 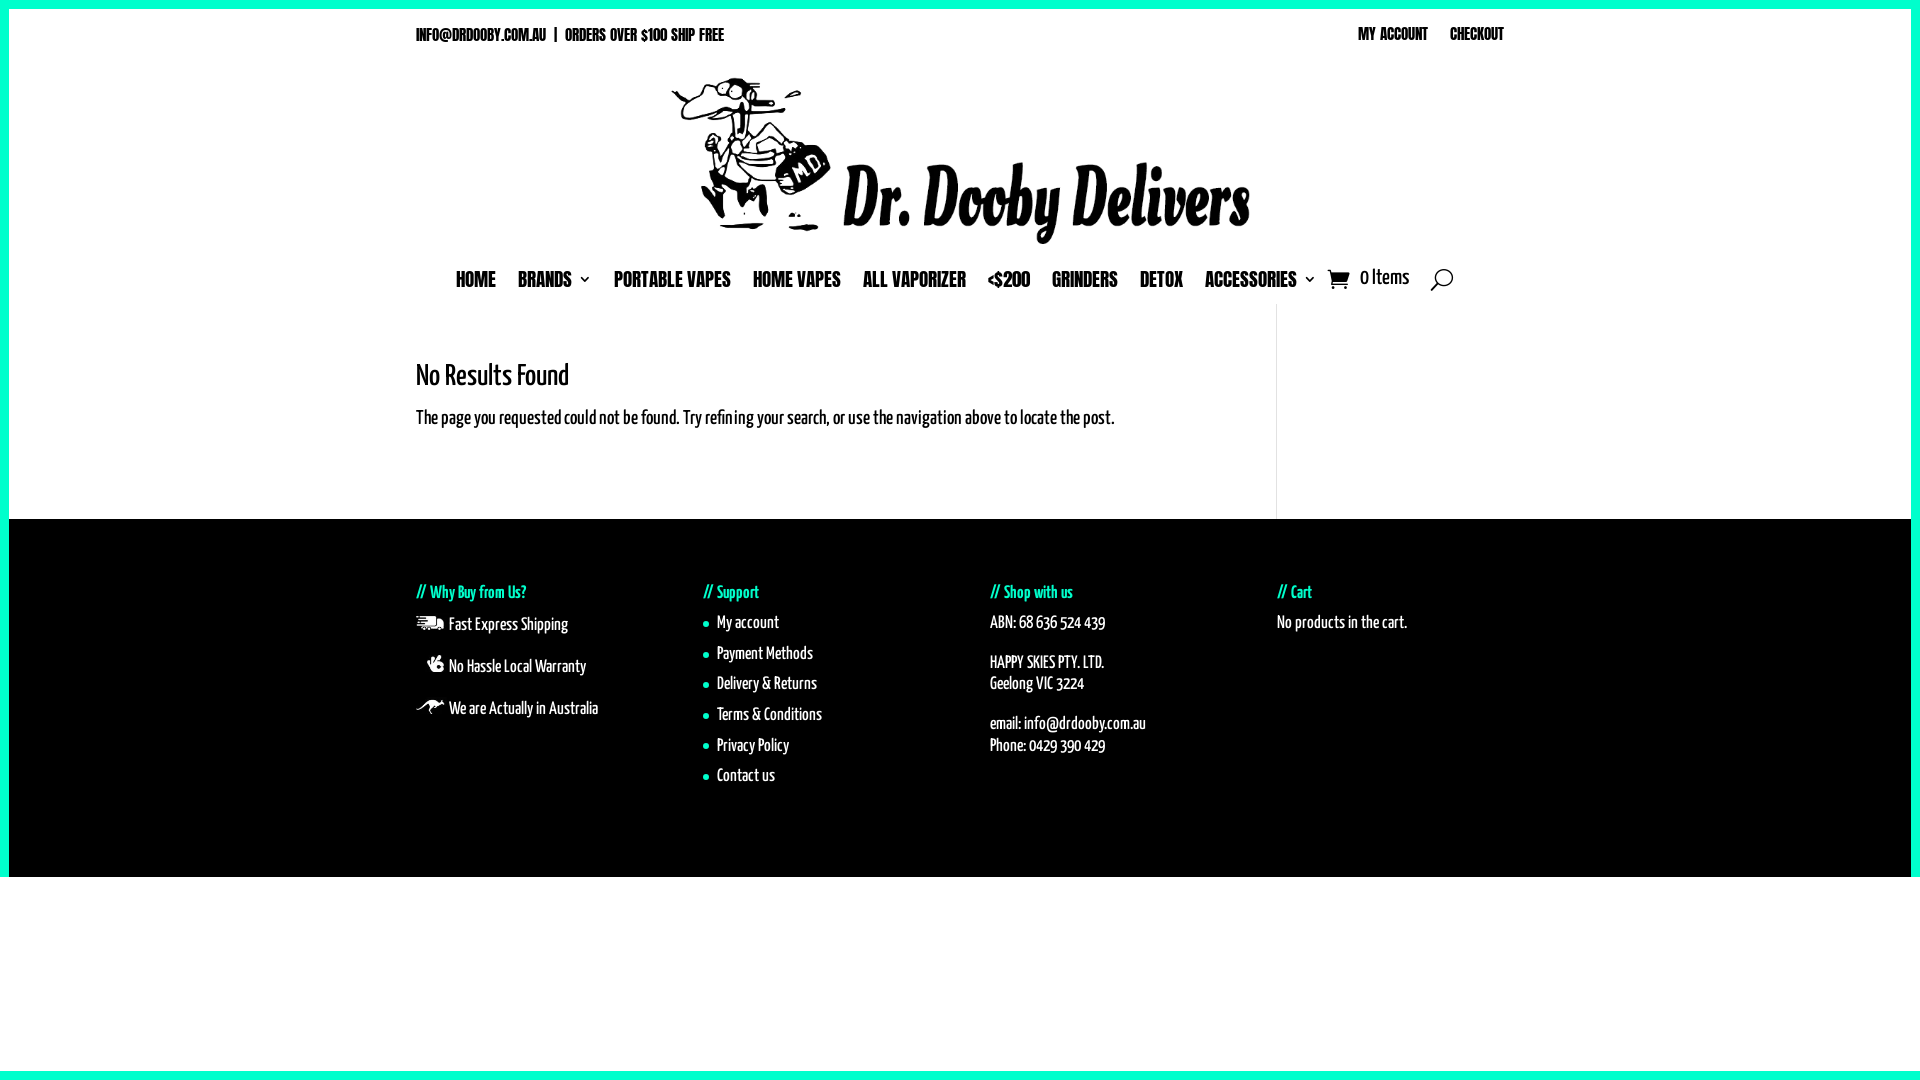 What do you see at coordinates (672, 282) in the screenshot?
I see `'PORTABLE VAPES'` at bounding box center [672, 282].